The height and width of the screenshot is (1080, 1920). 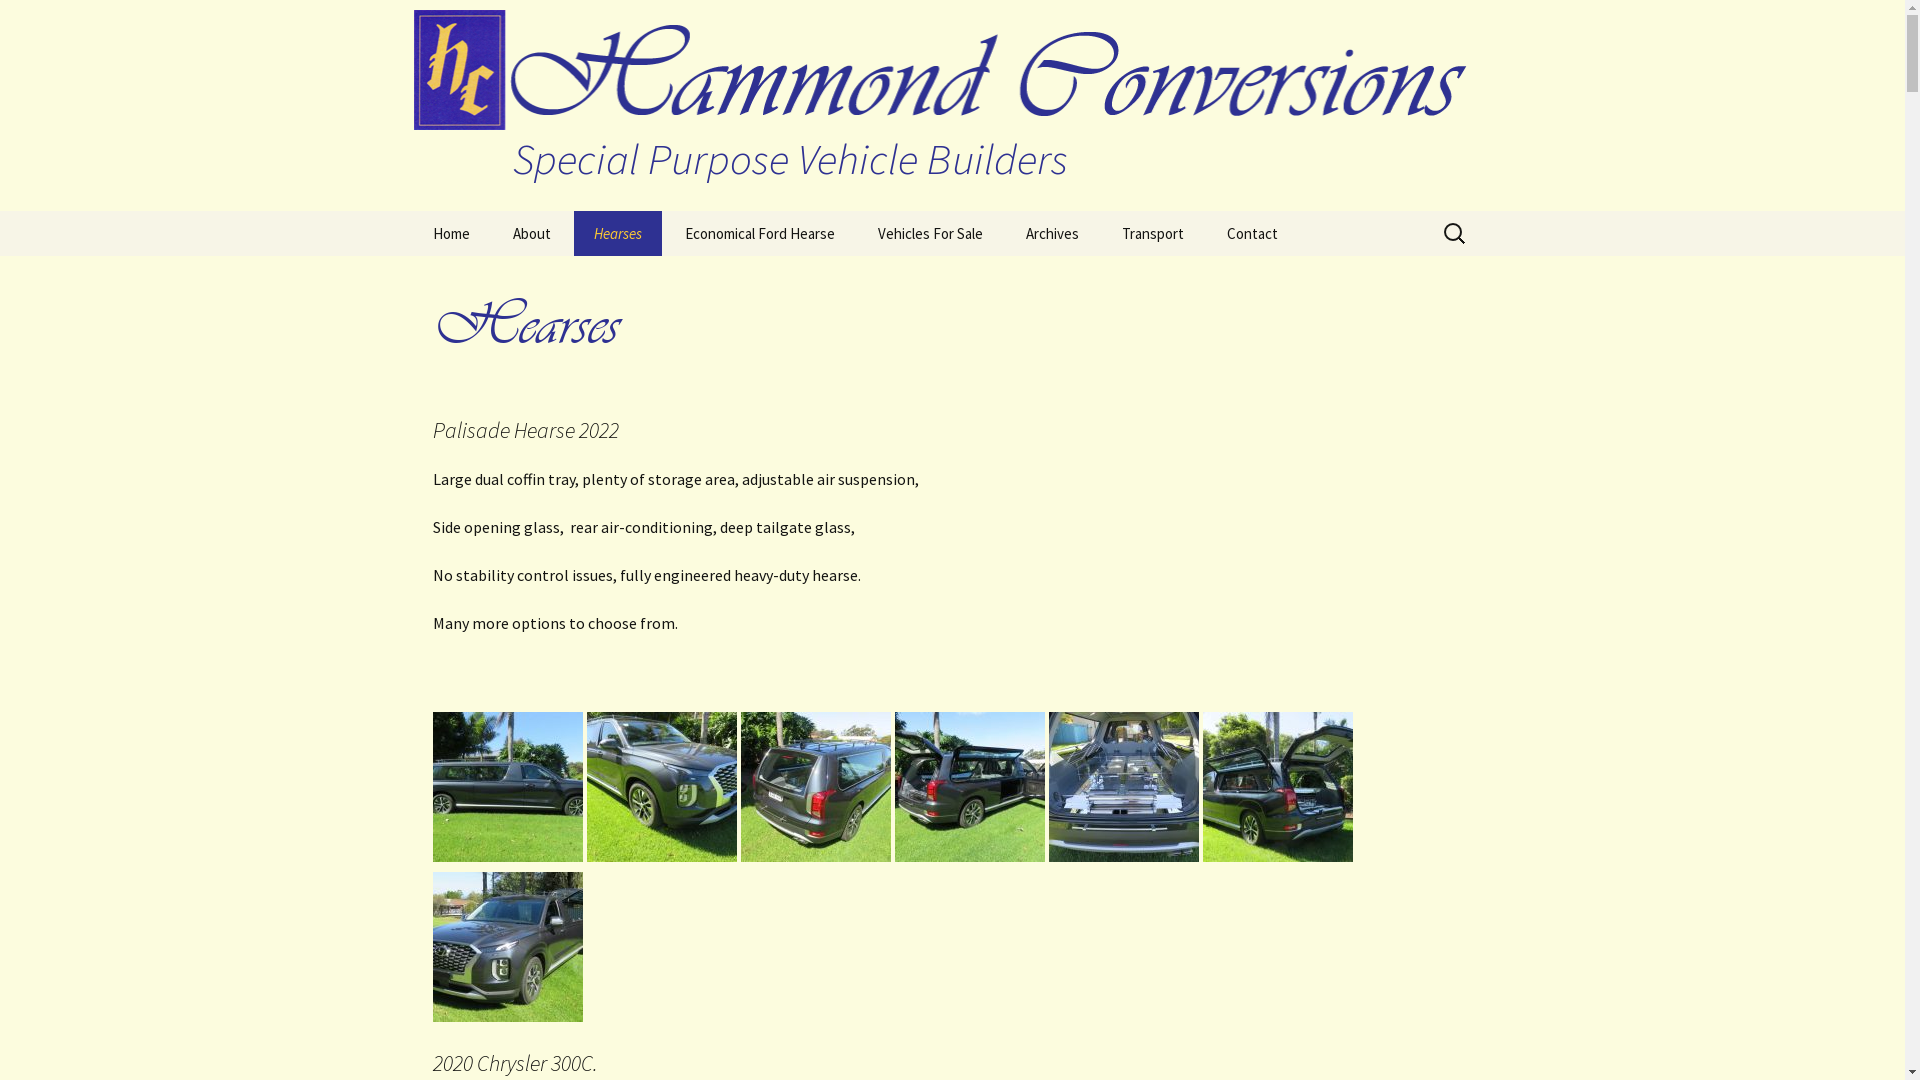 I want to click on 'Economical Ford Hearse', so click(x=757, y=232).